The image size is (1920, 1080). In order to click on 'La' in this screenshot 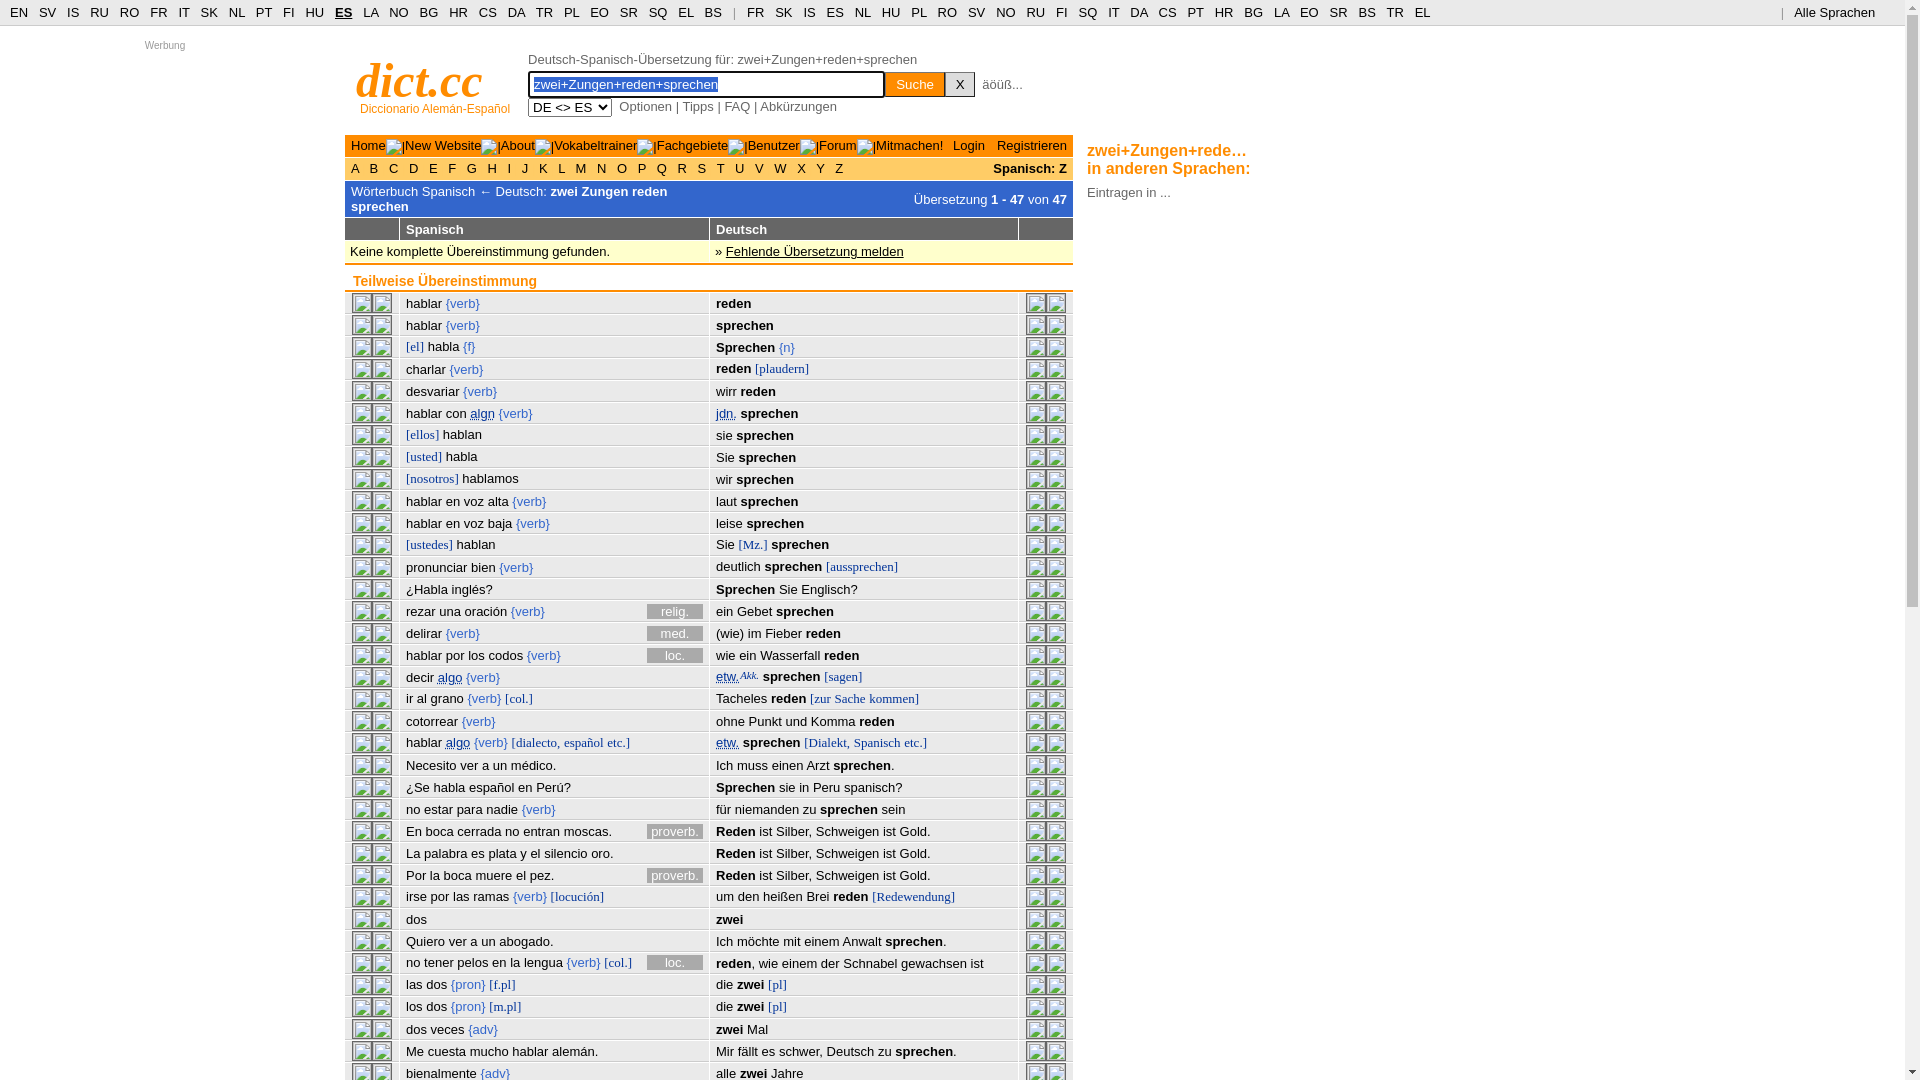, I will do `click(411, 853)`.